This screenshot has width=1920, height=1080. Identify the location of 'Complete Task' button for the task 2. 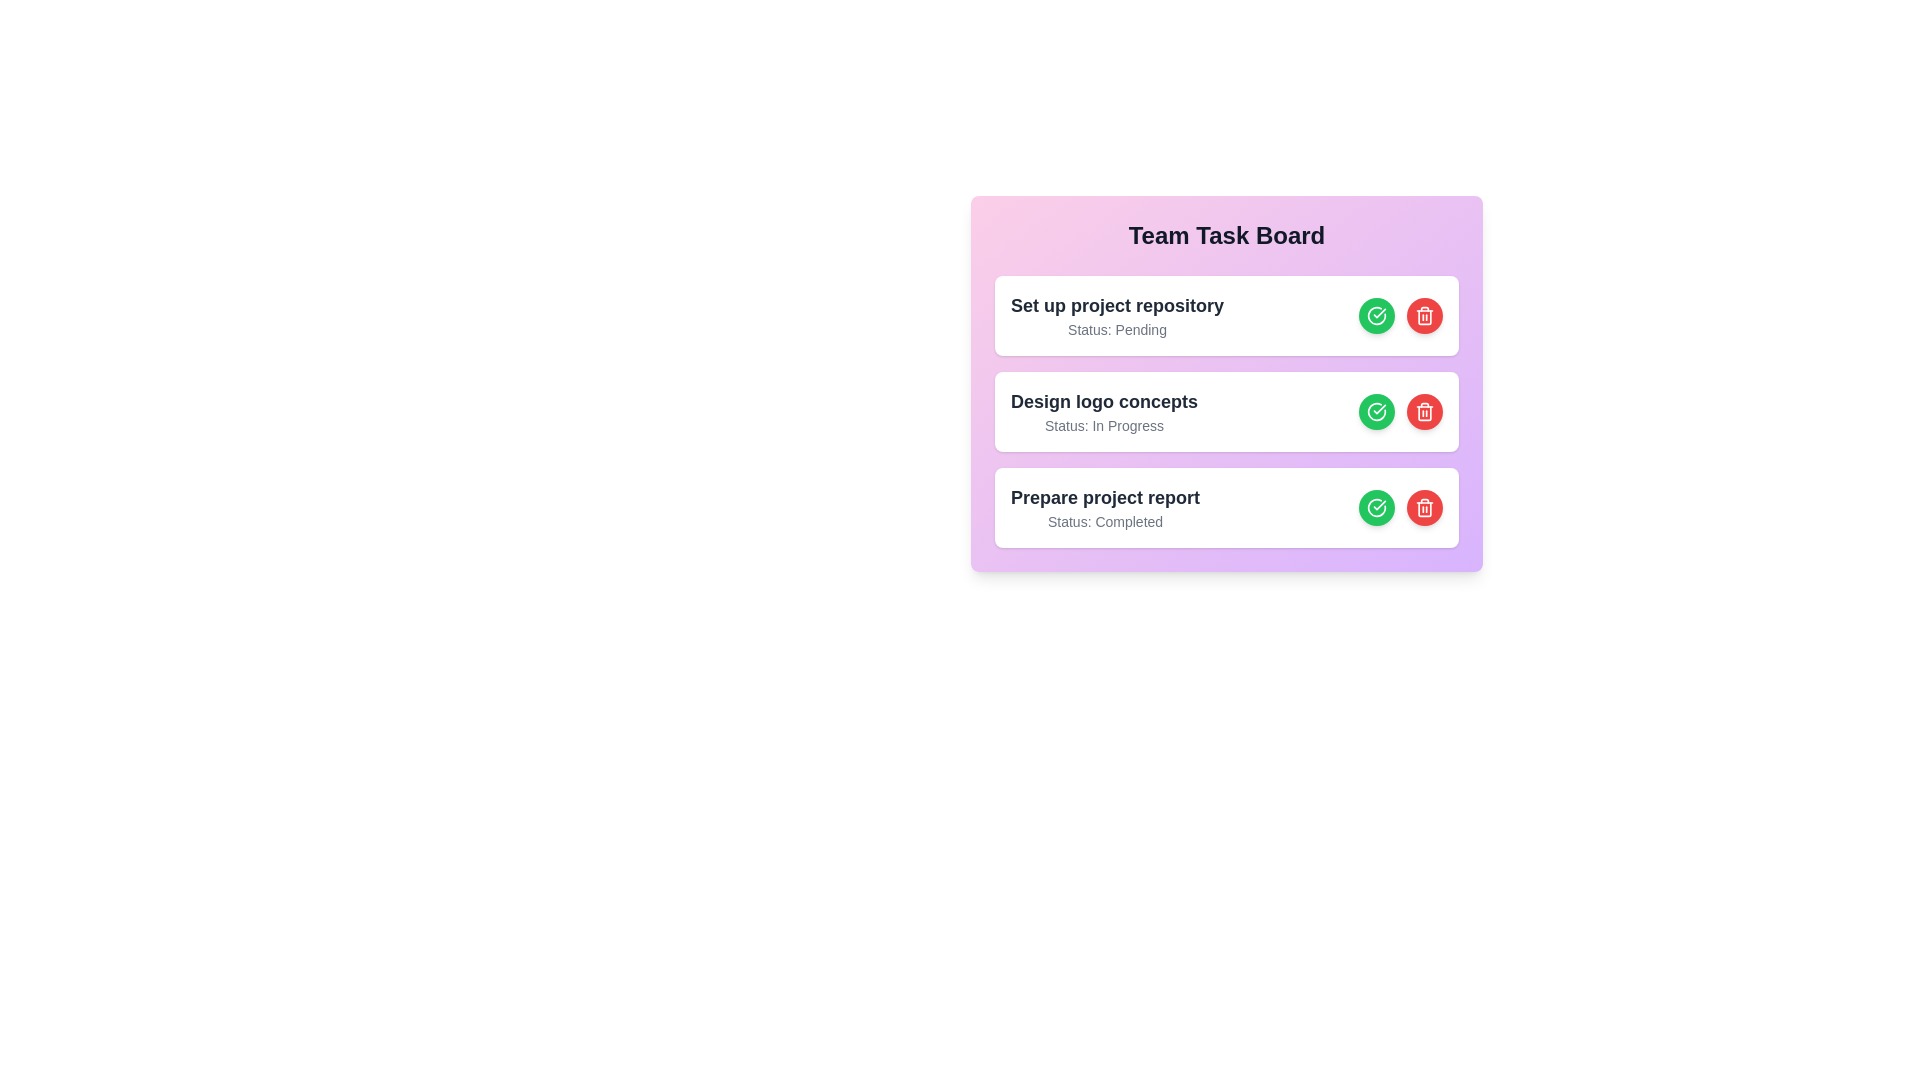
(1376, 411).